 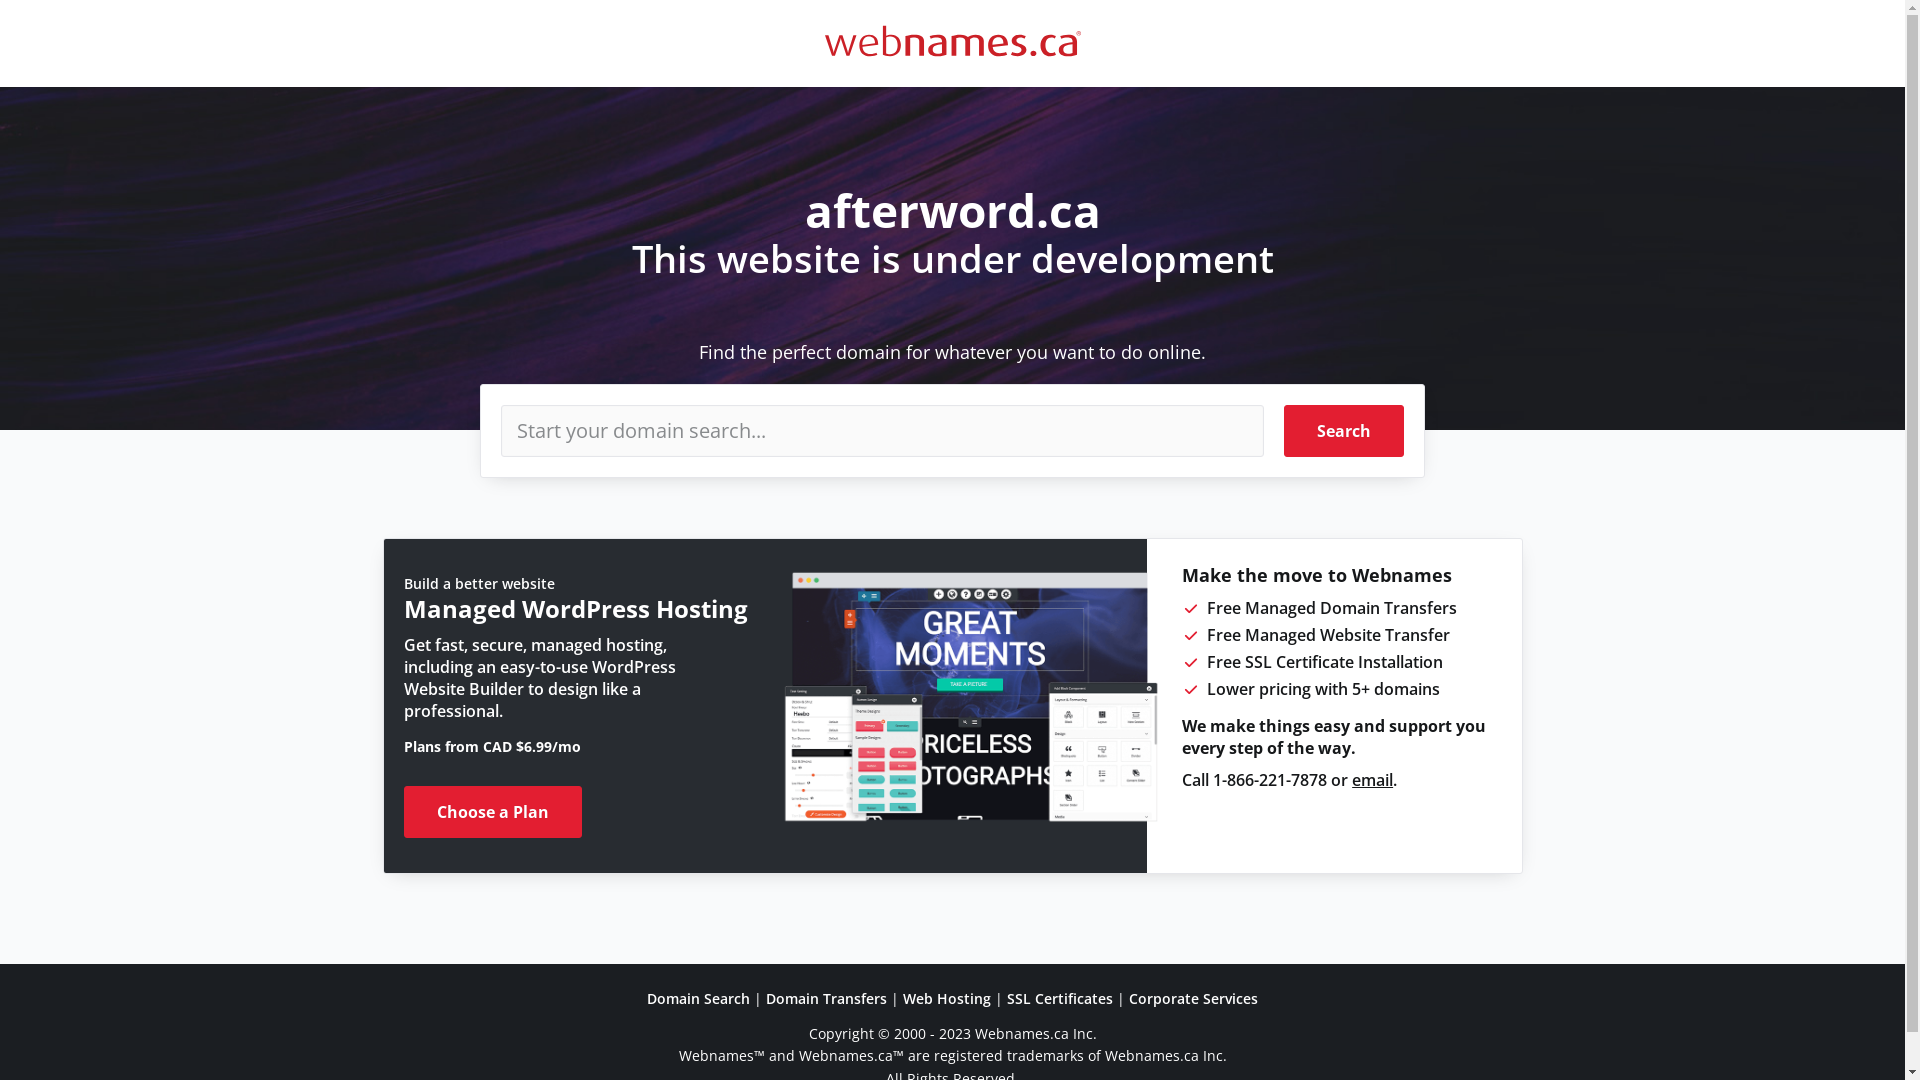 I want to click on '1-866-221-7878', so click(x=1269, y=778).